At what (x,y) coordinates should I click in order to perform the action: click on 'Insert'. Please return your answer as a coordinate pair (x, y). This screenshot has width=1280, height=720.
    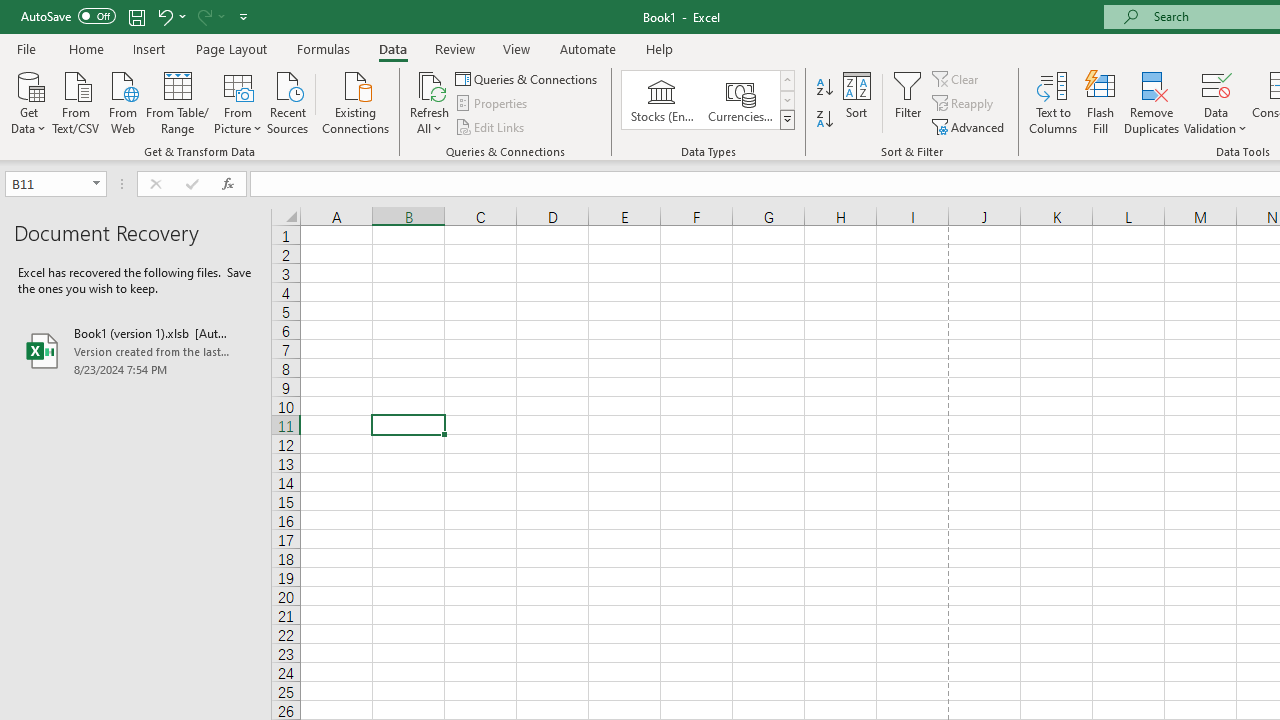
    Looking at the image, I should click on (148, 48).